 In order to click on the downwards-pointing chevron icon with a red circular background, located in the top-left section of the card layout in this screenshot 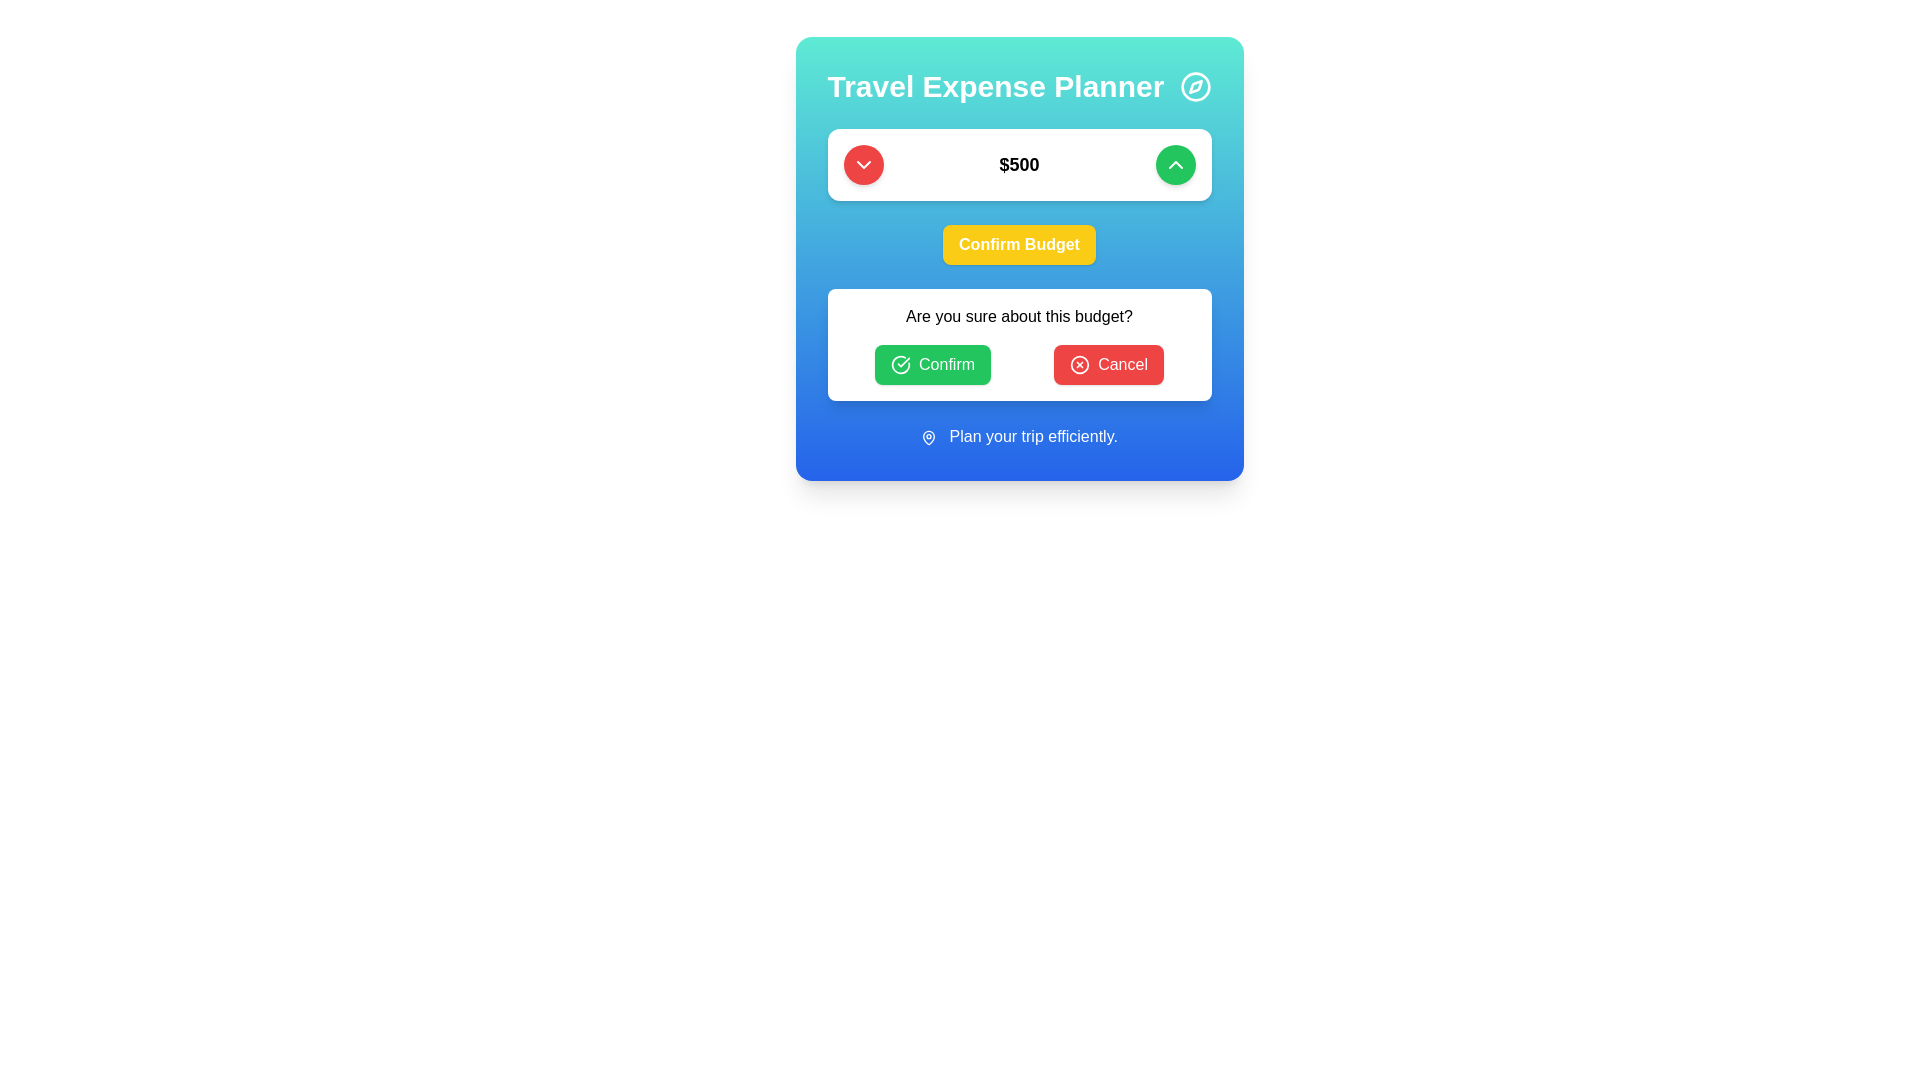, I will do `click(863, 164)`.